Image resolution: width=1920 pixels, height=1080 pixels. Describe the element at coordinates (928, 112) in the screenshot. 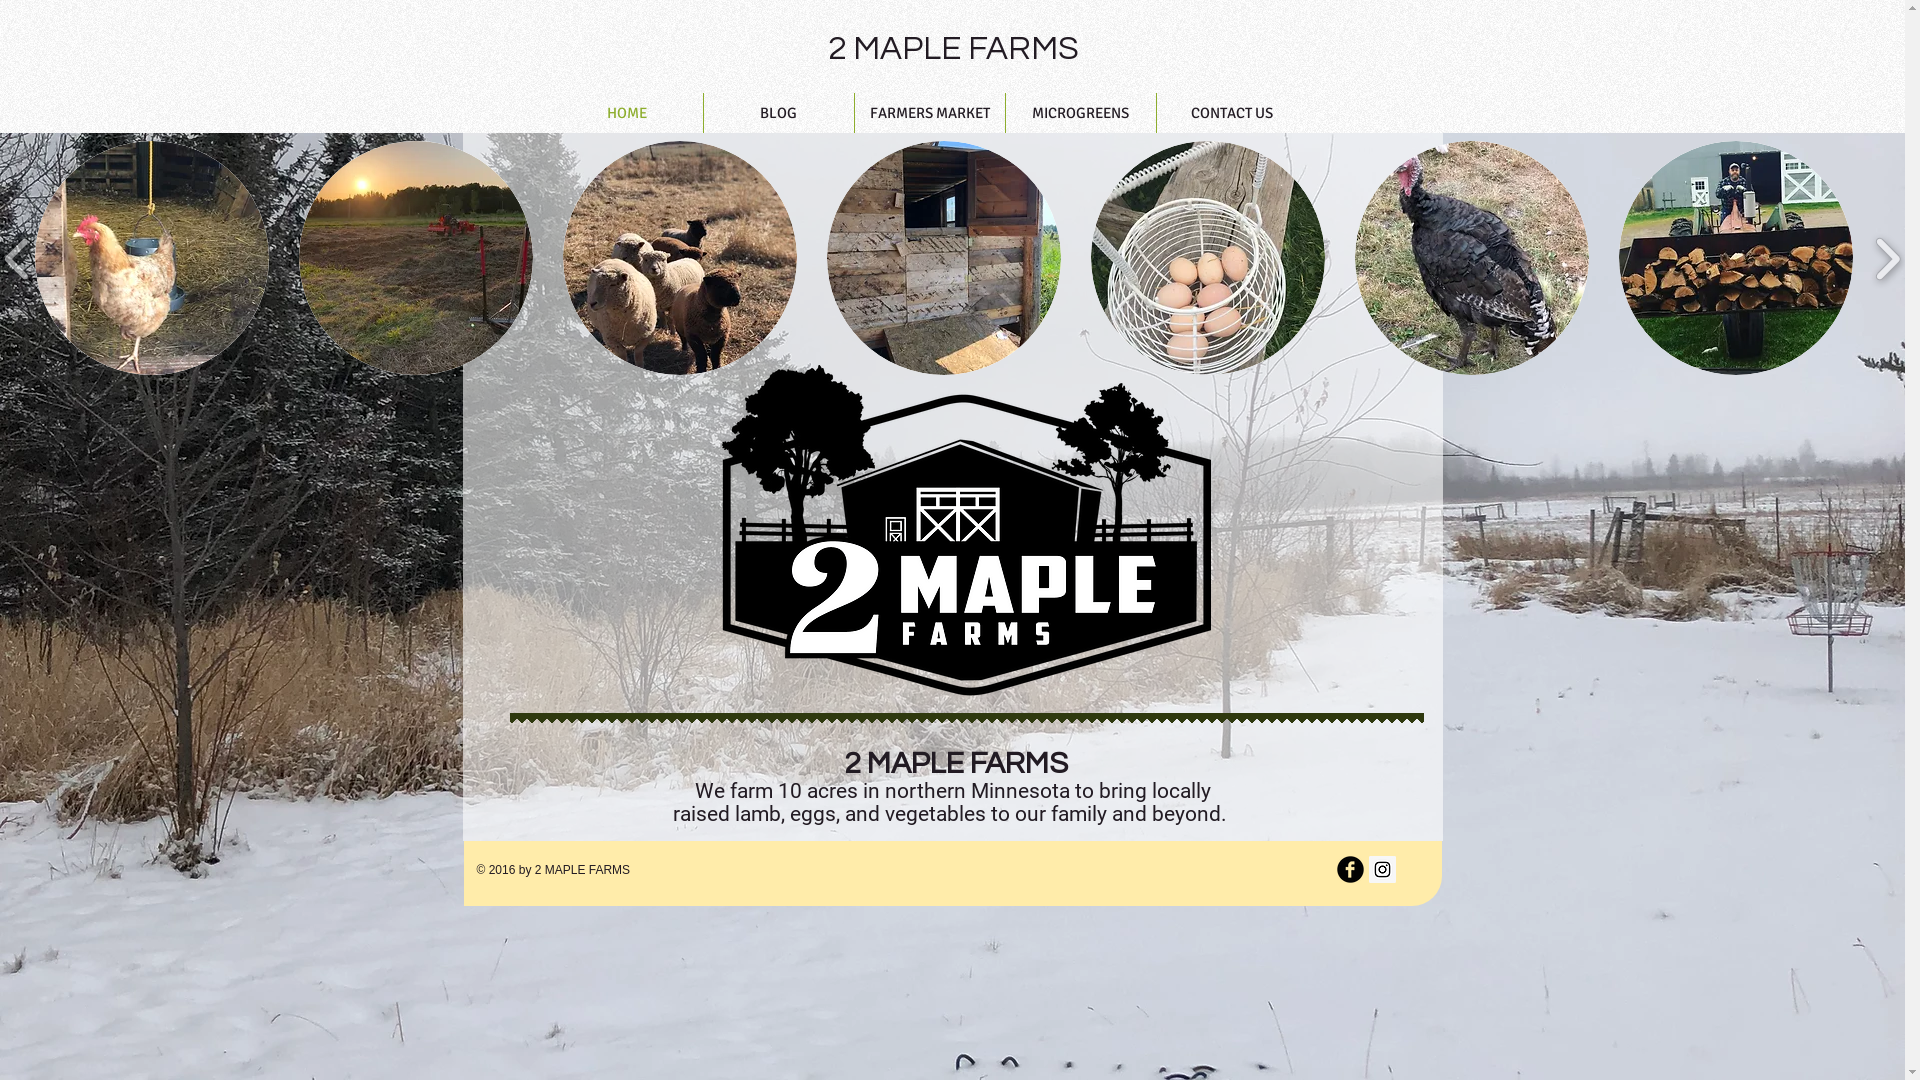

I see `'FARMERS MARKET'` at that location.